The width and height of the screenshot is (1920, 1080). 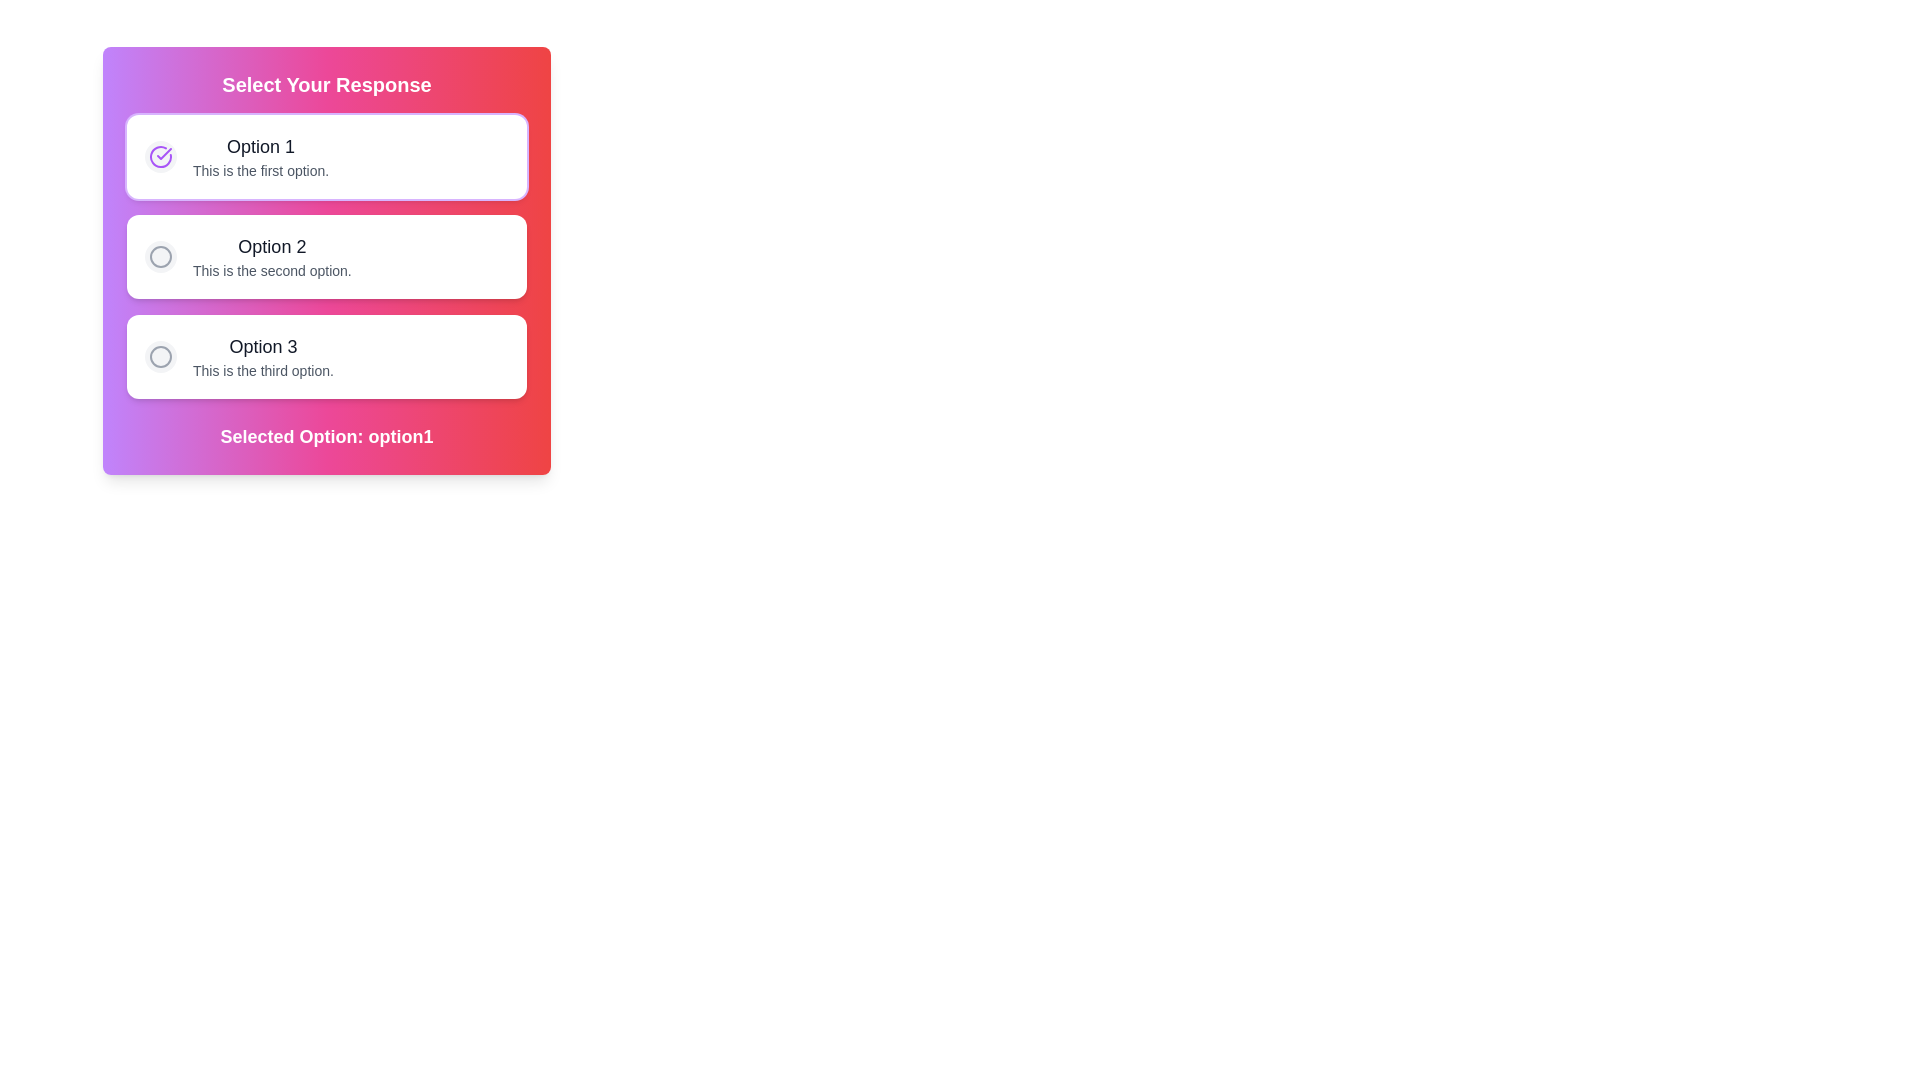 What do you see at coordinates (161, 156) in the screenshot?
I see `the checkmark icon on the left side of the first option box` at bounding box center [161, 156].